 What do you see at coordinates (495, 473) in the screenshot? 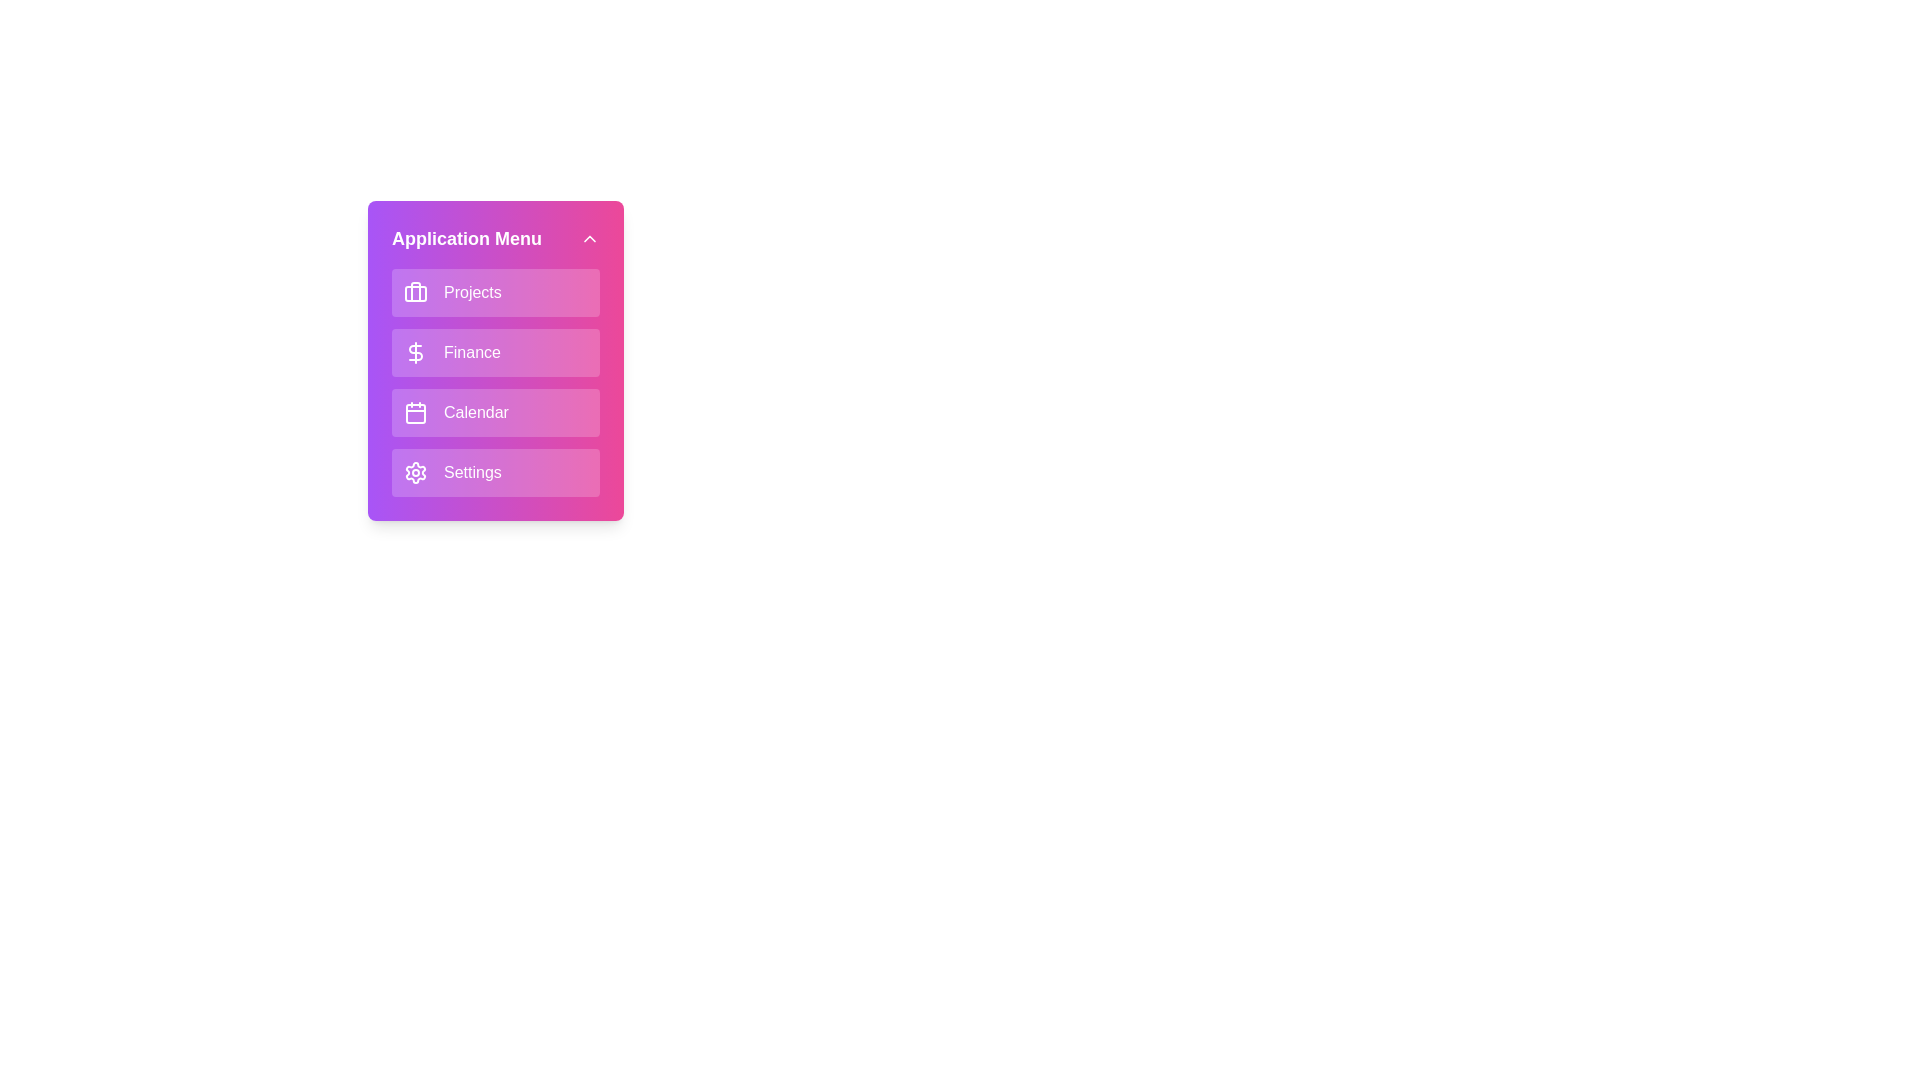
I see `the menu item Settings by clicking on it` at bounding box center [495, 473].